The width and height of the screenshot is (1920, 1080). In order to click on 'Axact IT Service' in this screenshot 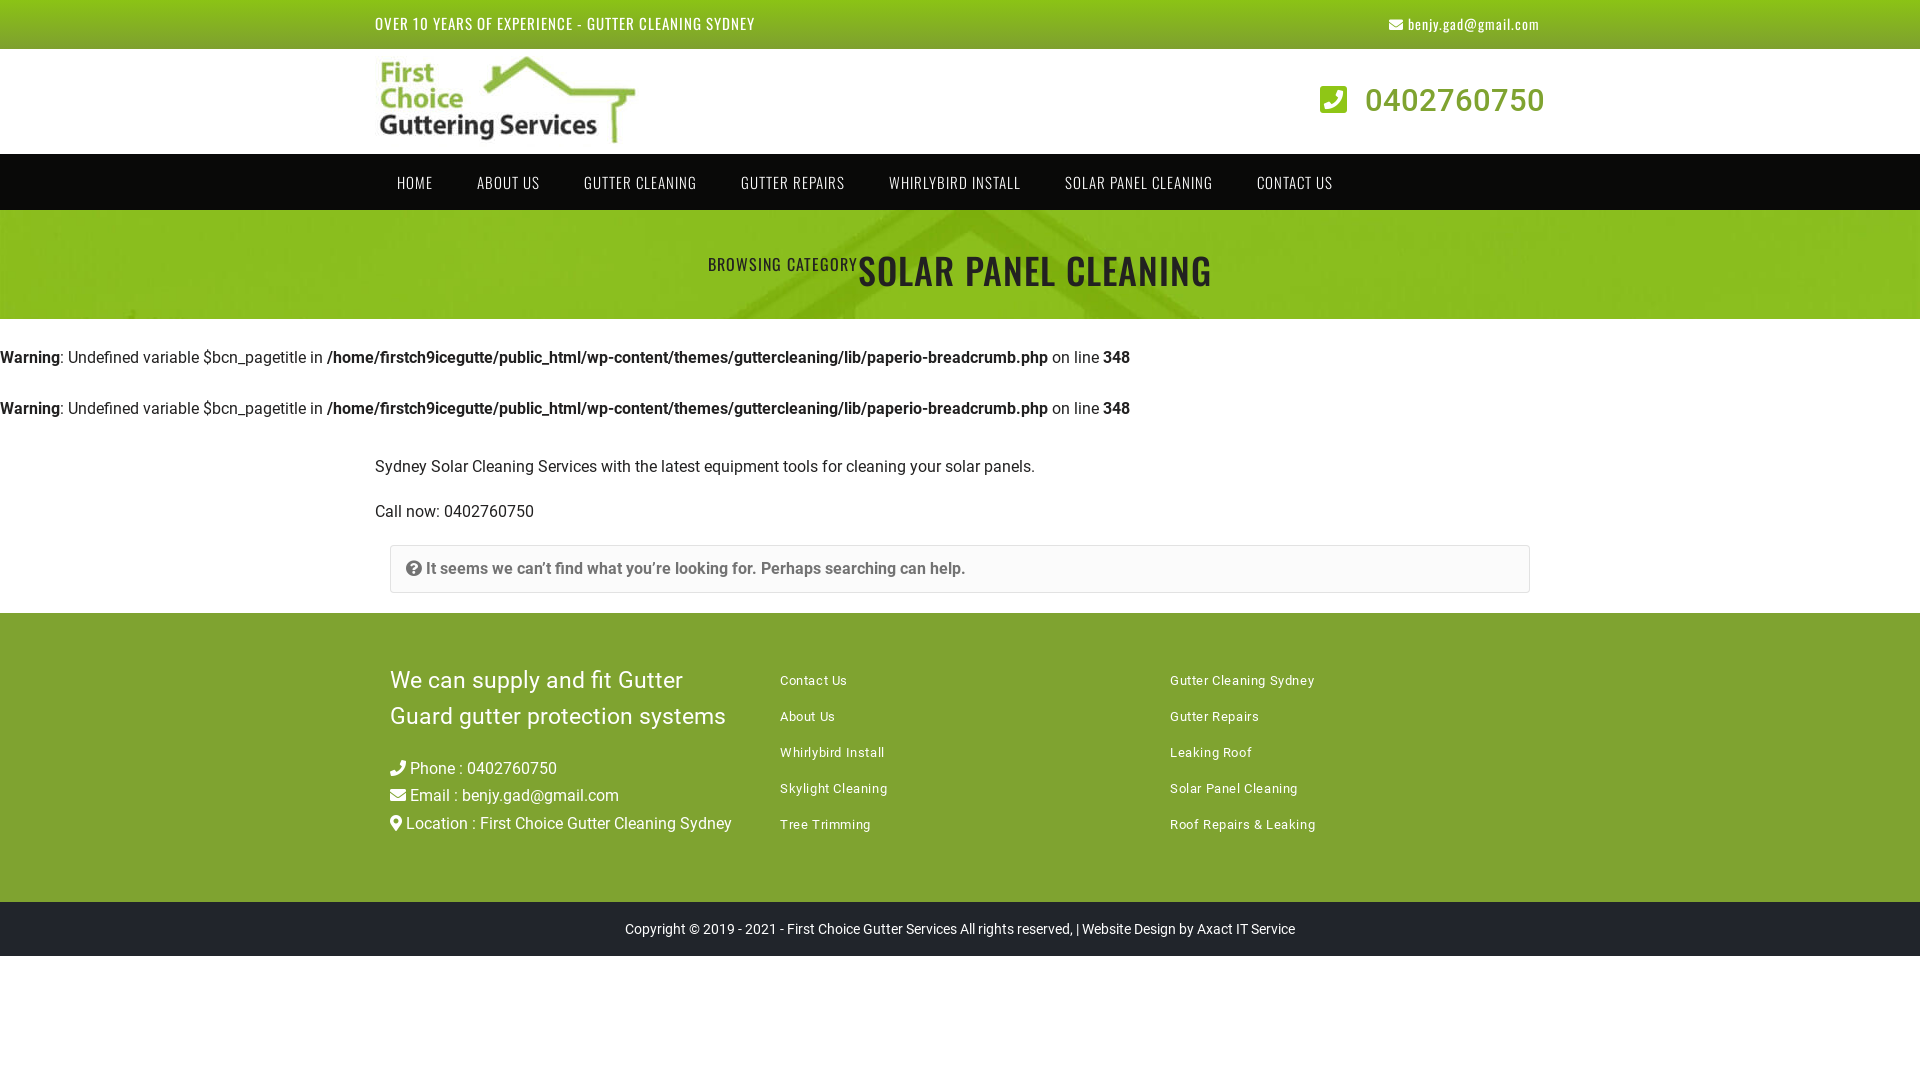, I will do `click(1245, 929)`.